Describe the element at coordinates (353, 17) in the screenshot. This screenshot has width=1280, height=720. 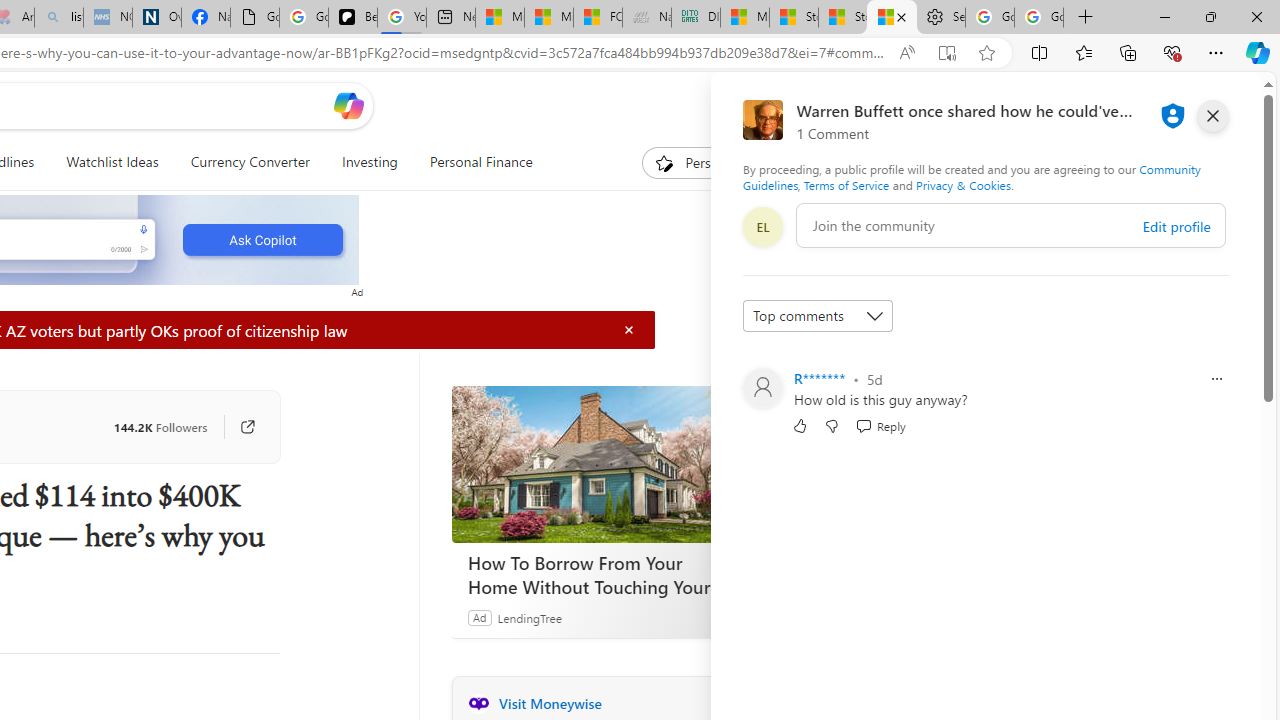
I see `'Be Smart | creating Science videos | Patreon'` at that location.